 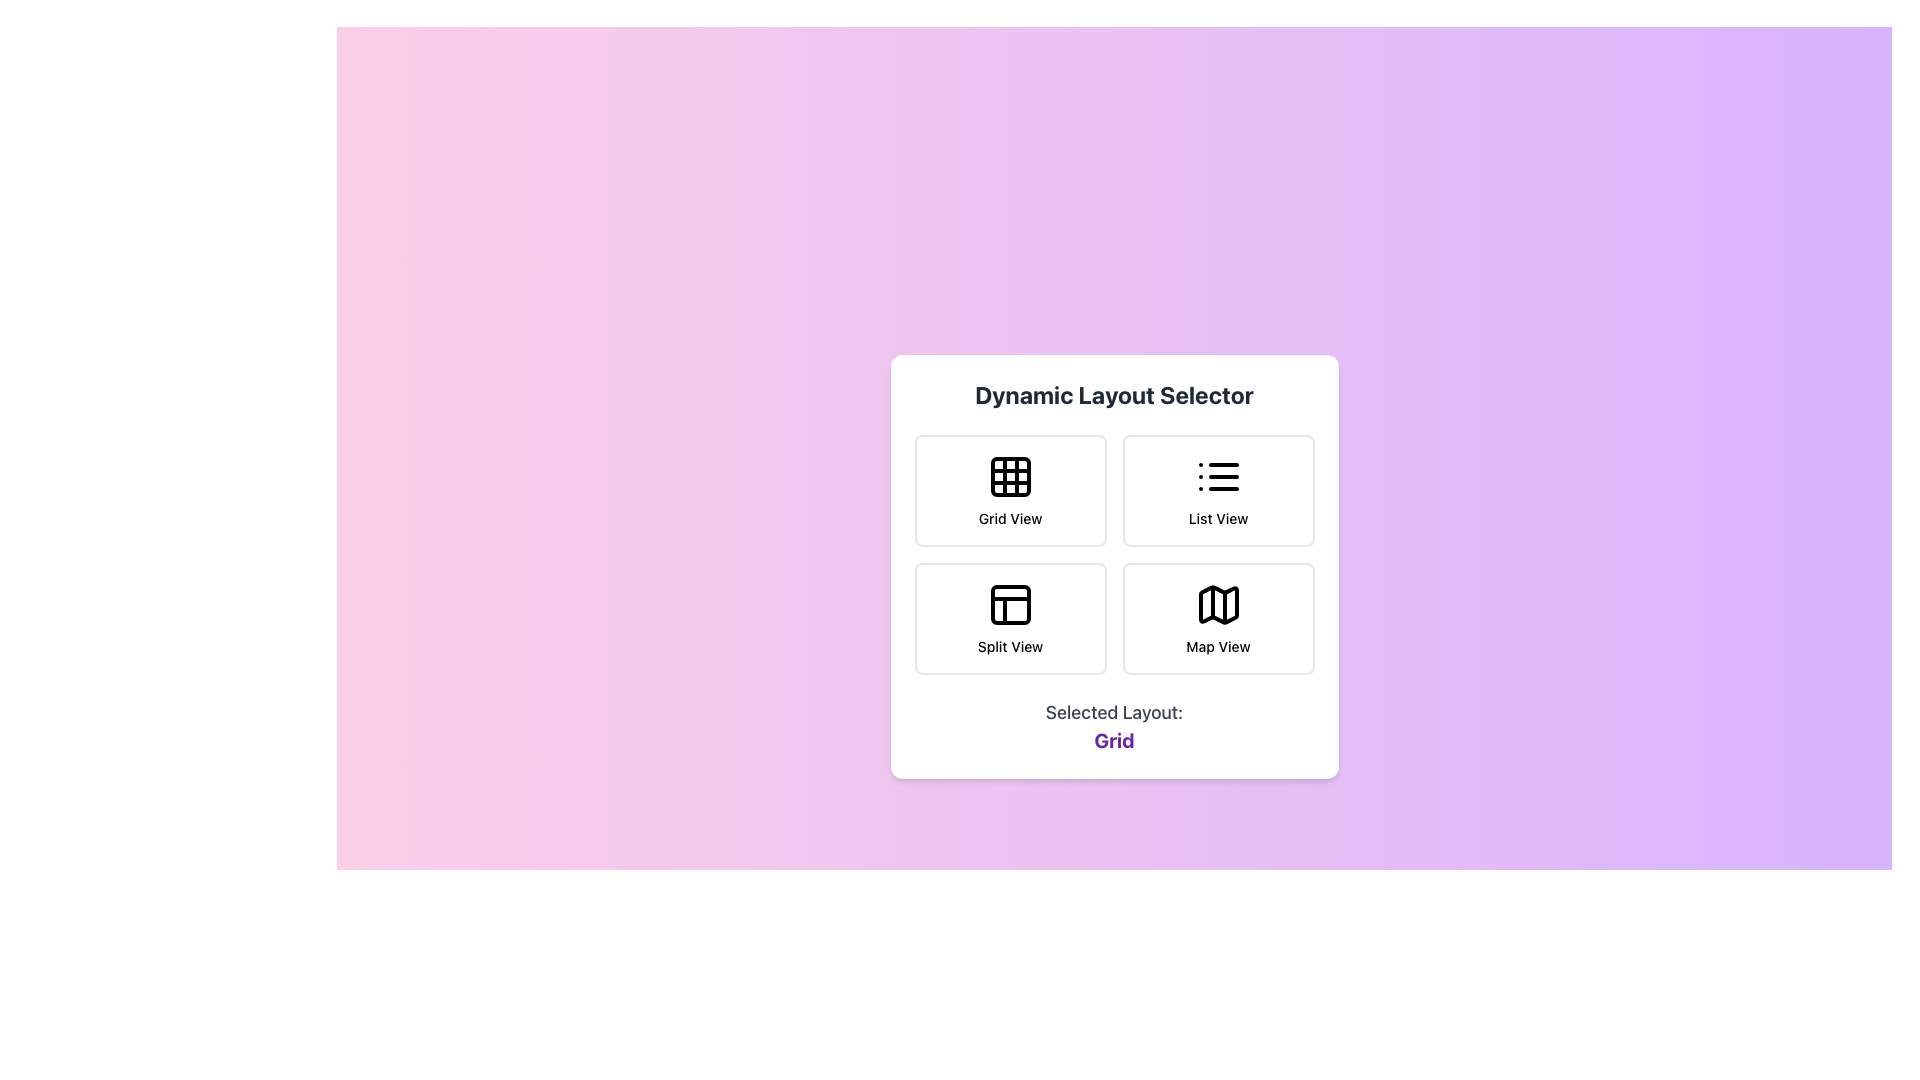 What do you see at coordinates (1217, 477) in the screenshot?
I see `the 'List View' icon in the layout selector` at bounding box center [1217, 477].